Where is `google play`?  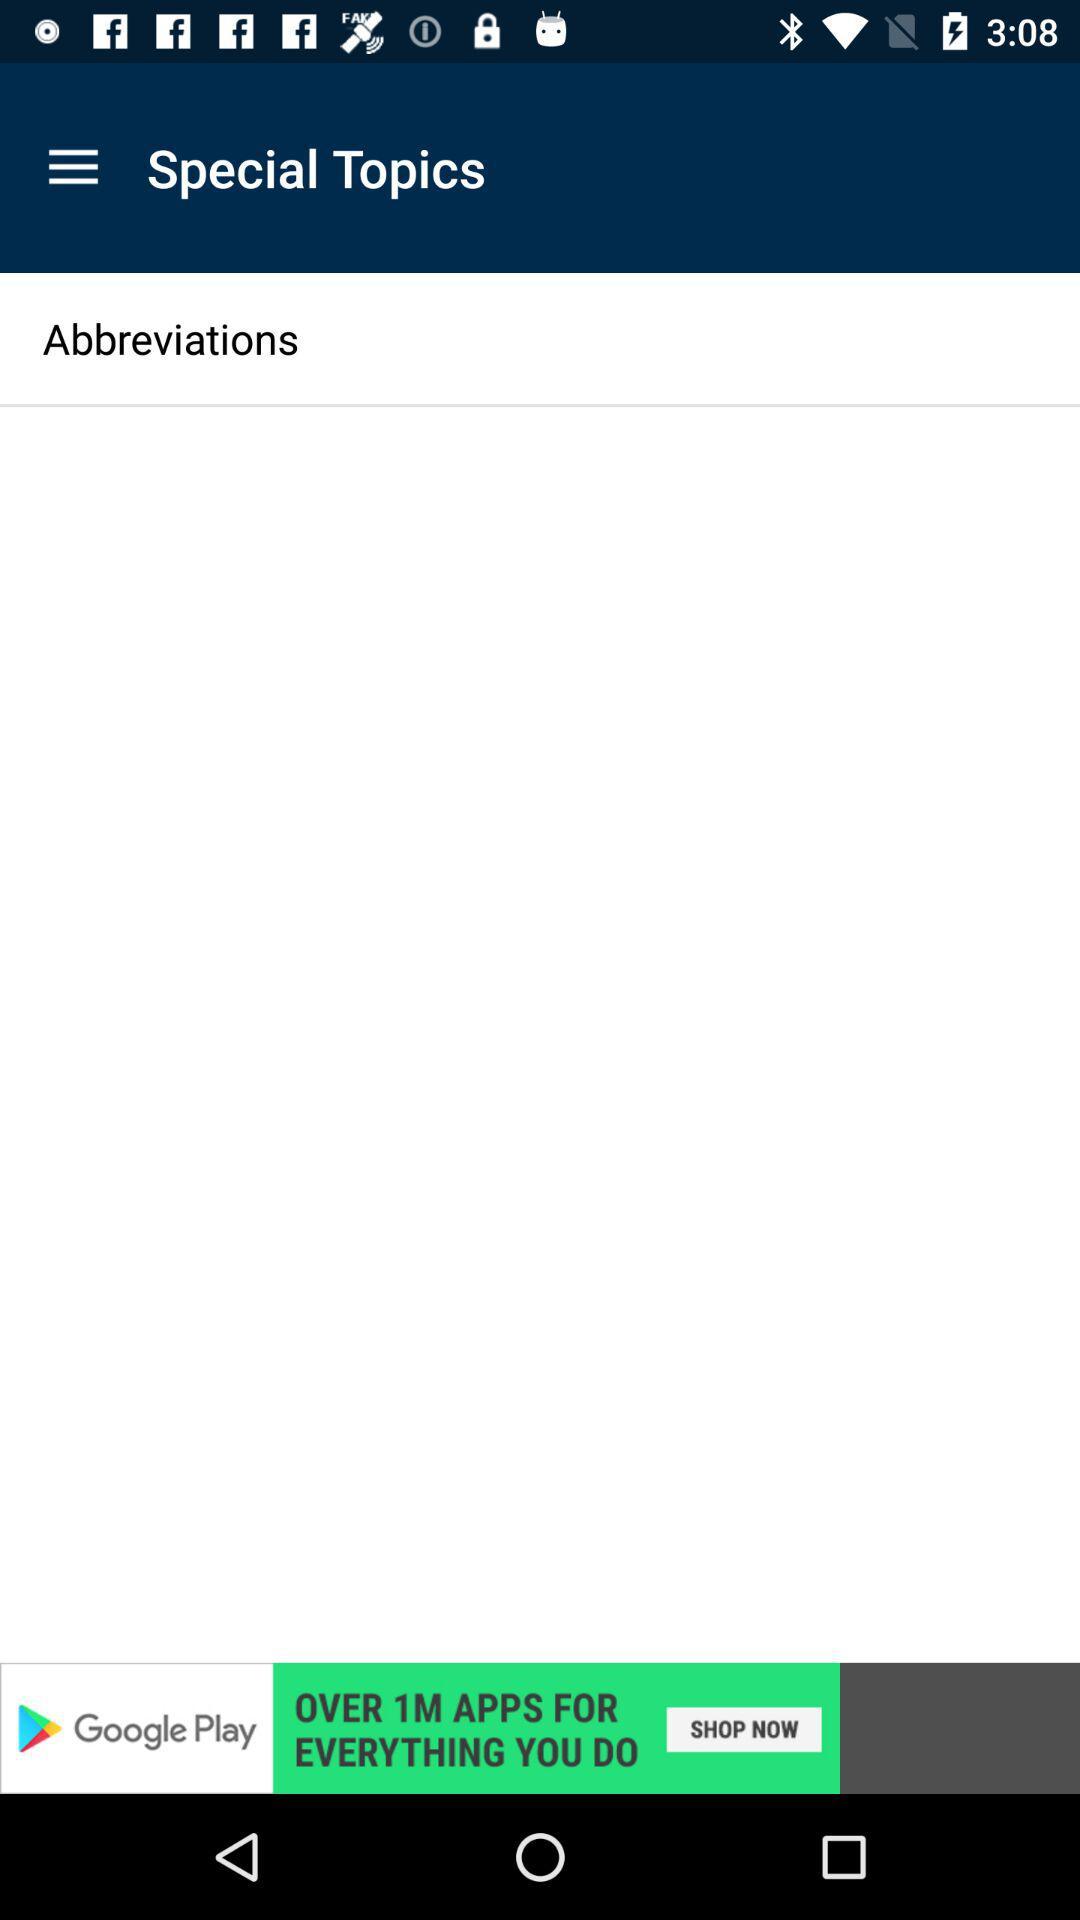 google play is located at coordinates (540, 1727).